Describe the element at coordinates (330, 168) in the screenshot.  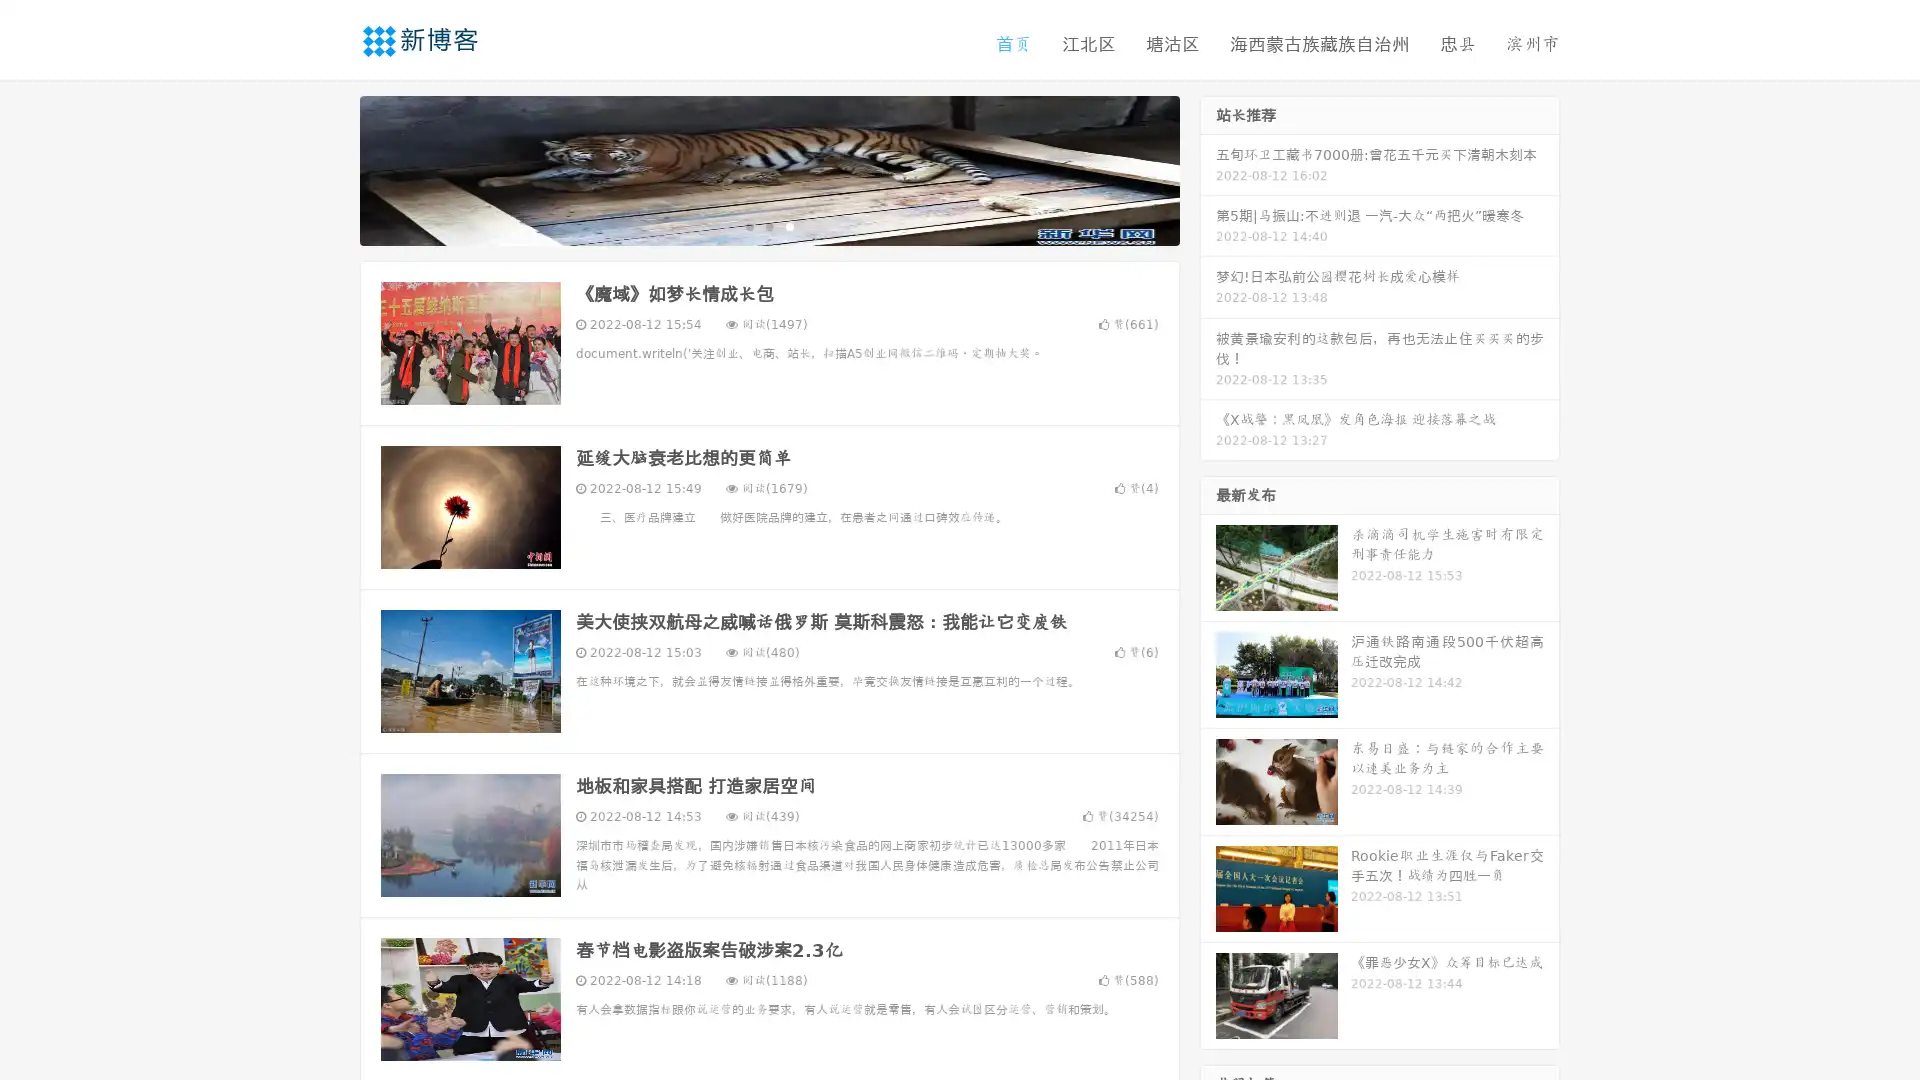
I see `Previous slide` at that location.